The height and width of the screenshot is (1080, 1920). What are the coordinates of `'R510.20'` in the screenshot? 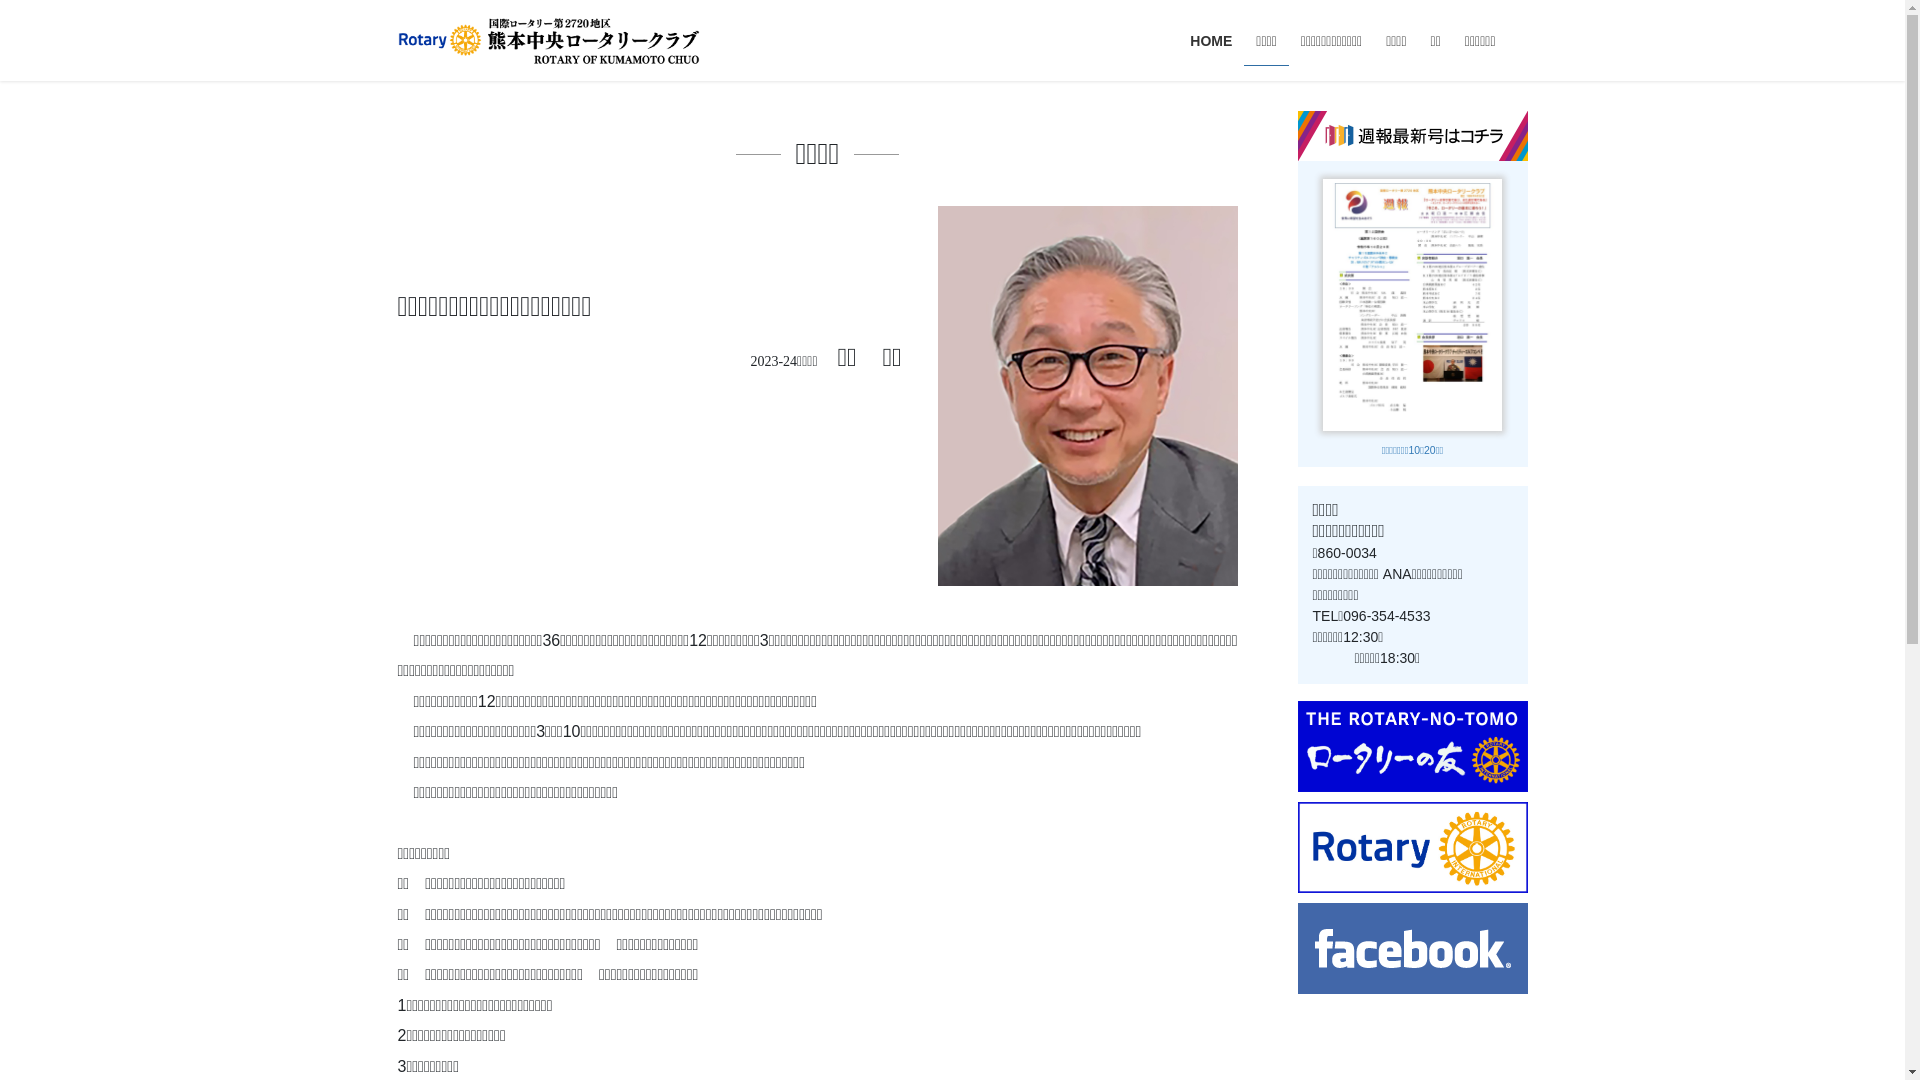 It's located at (1411, 303).